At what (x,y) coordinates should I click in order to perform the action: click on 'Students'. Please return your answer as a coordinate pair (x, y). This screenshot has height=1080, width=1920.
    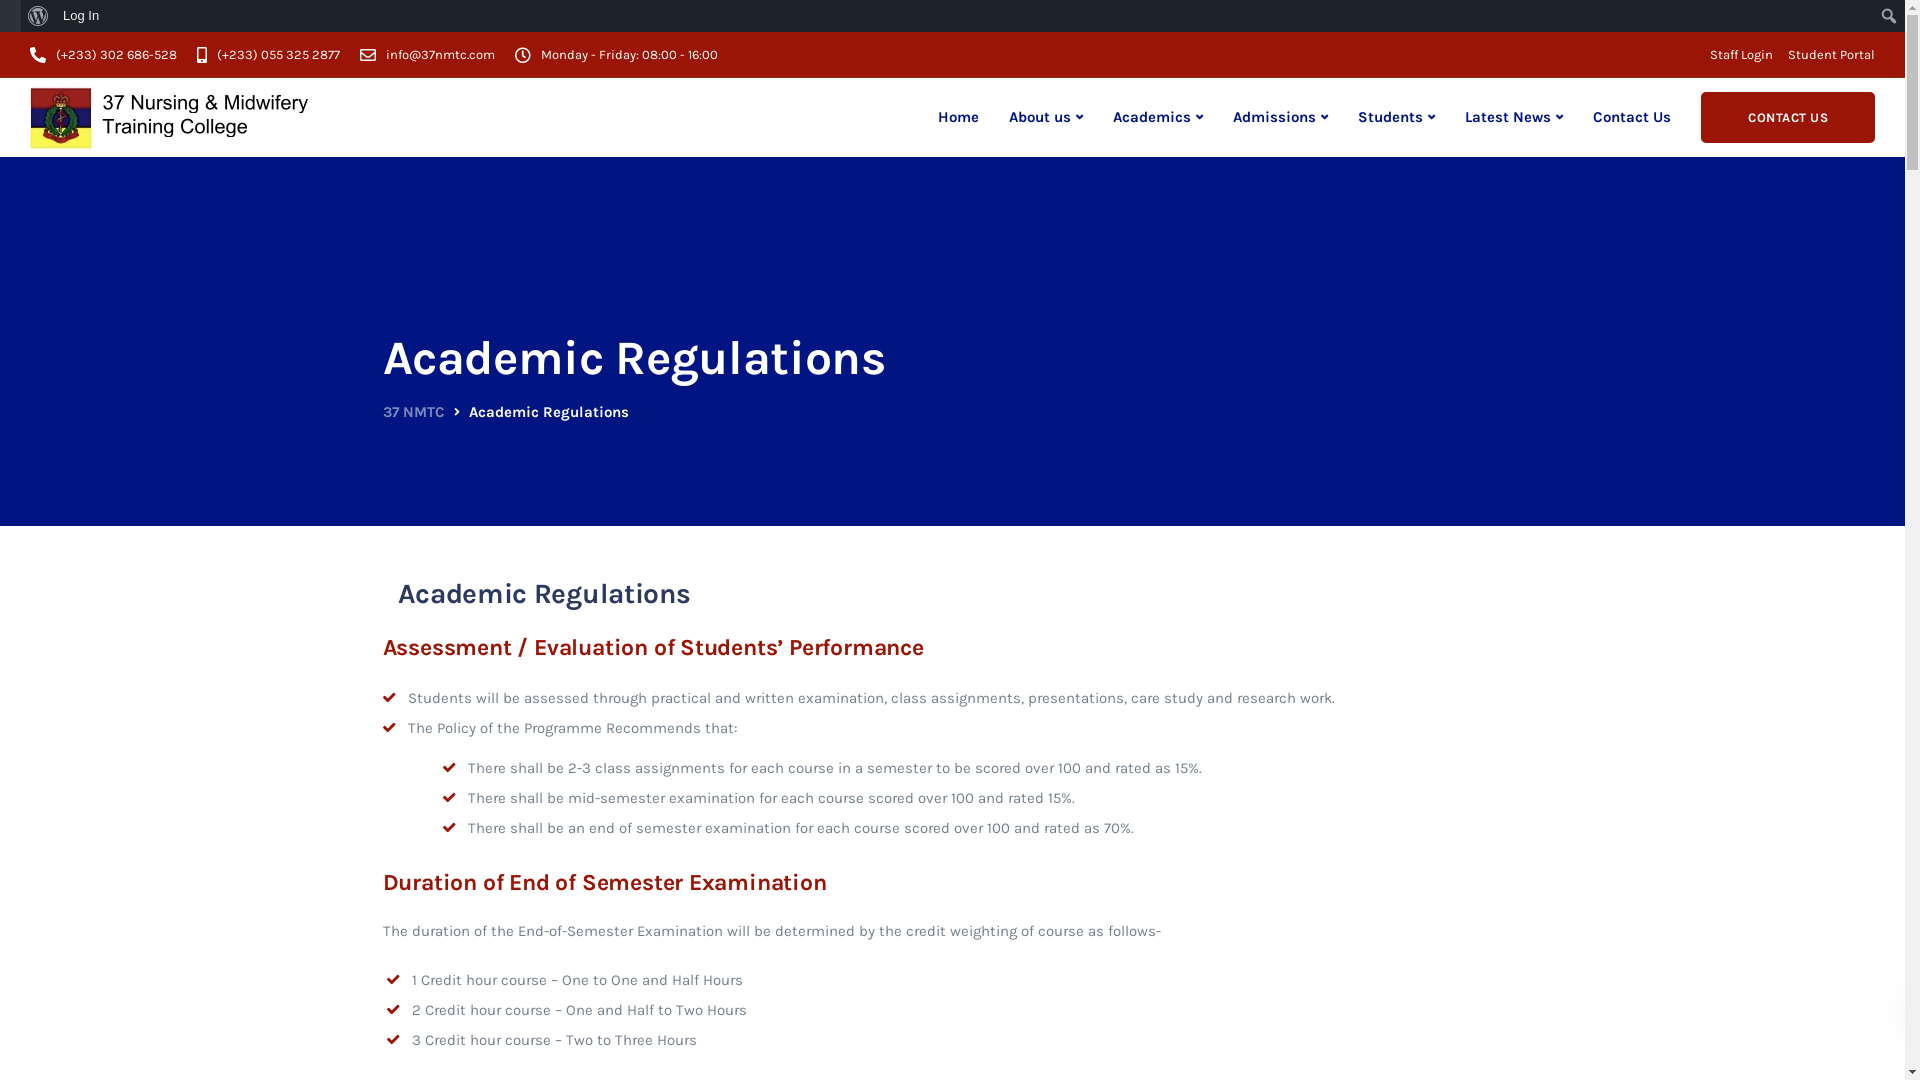
    Looking at the image, I should click on (1395, 117).